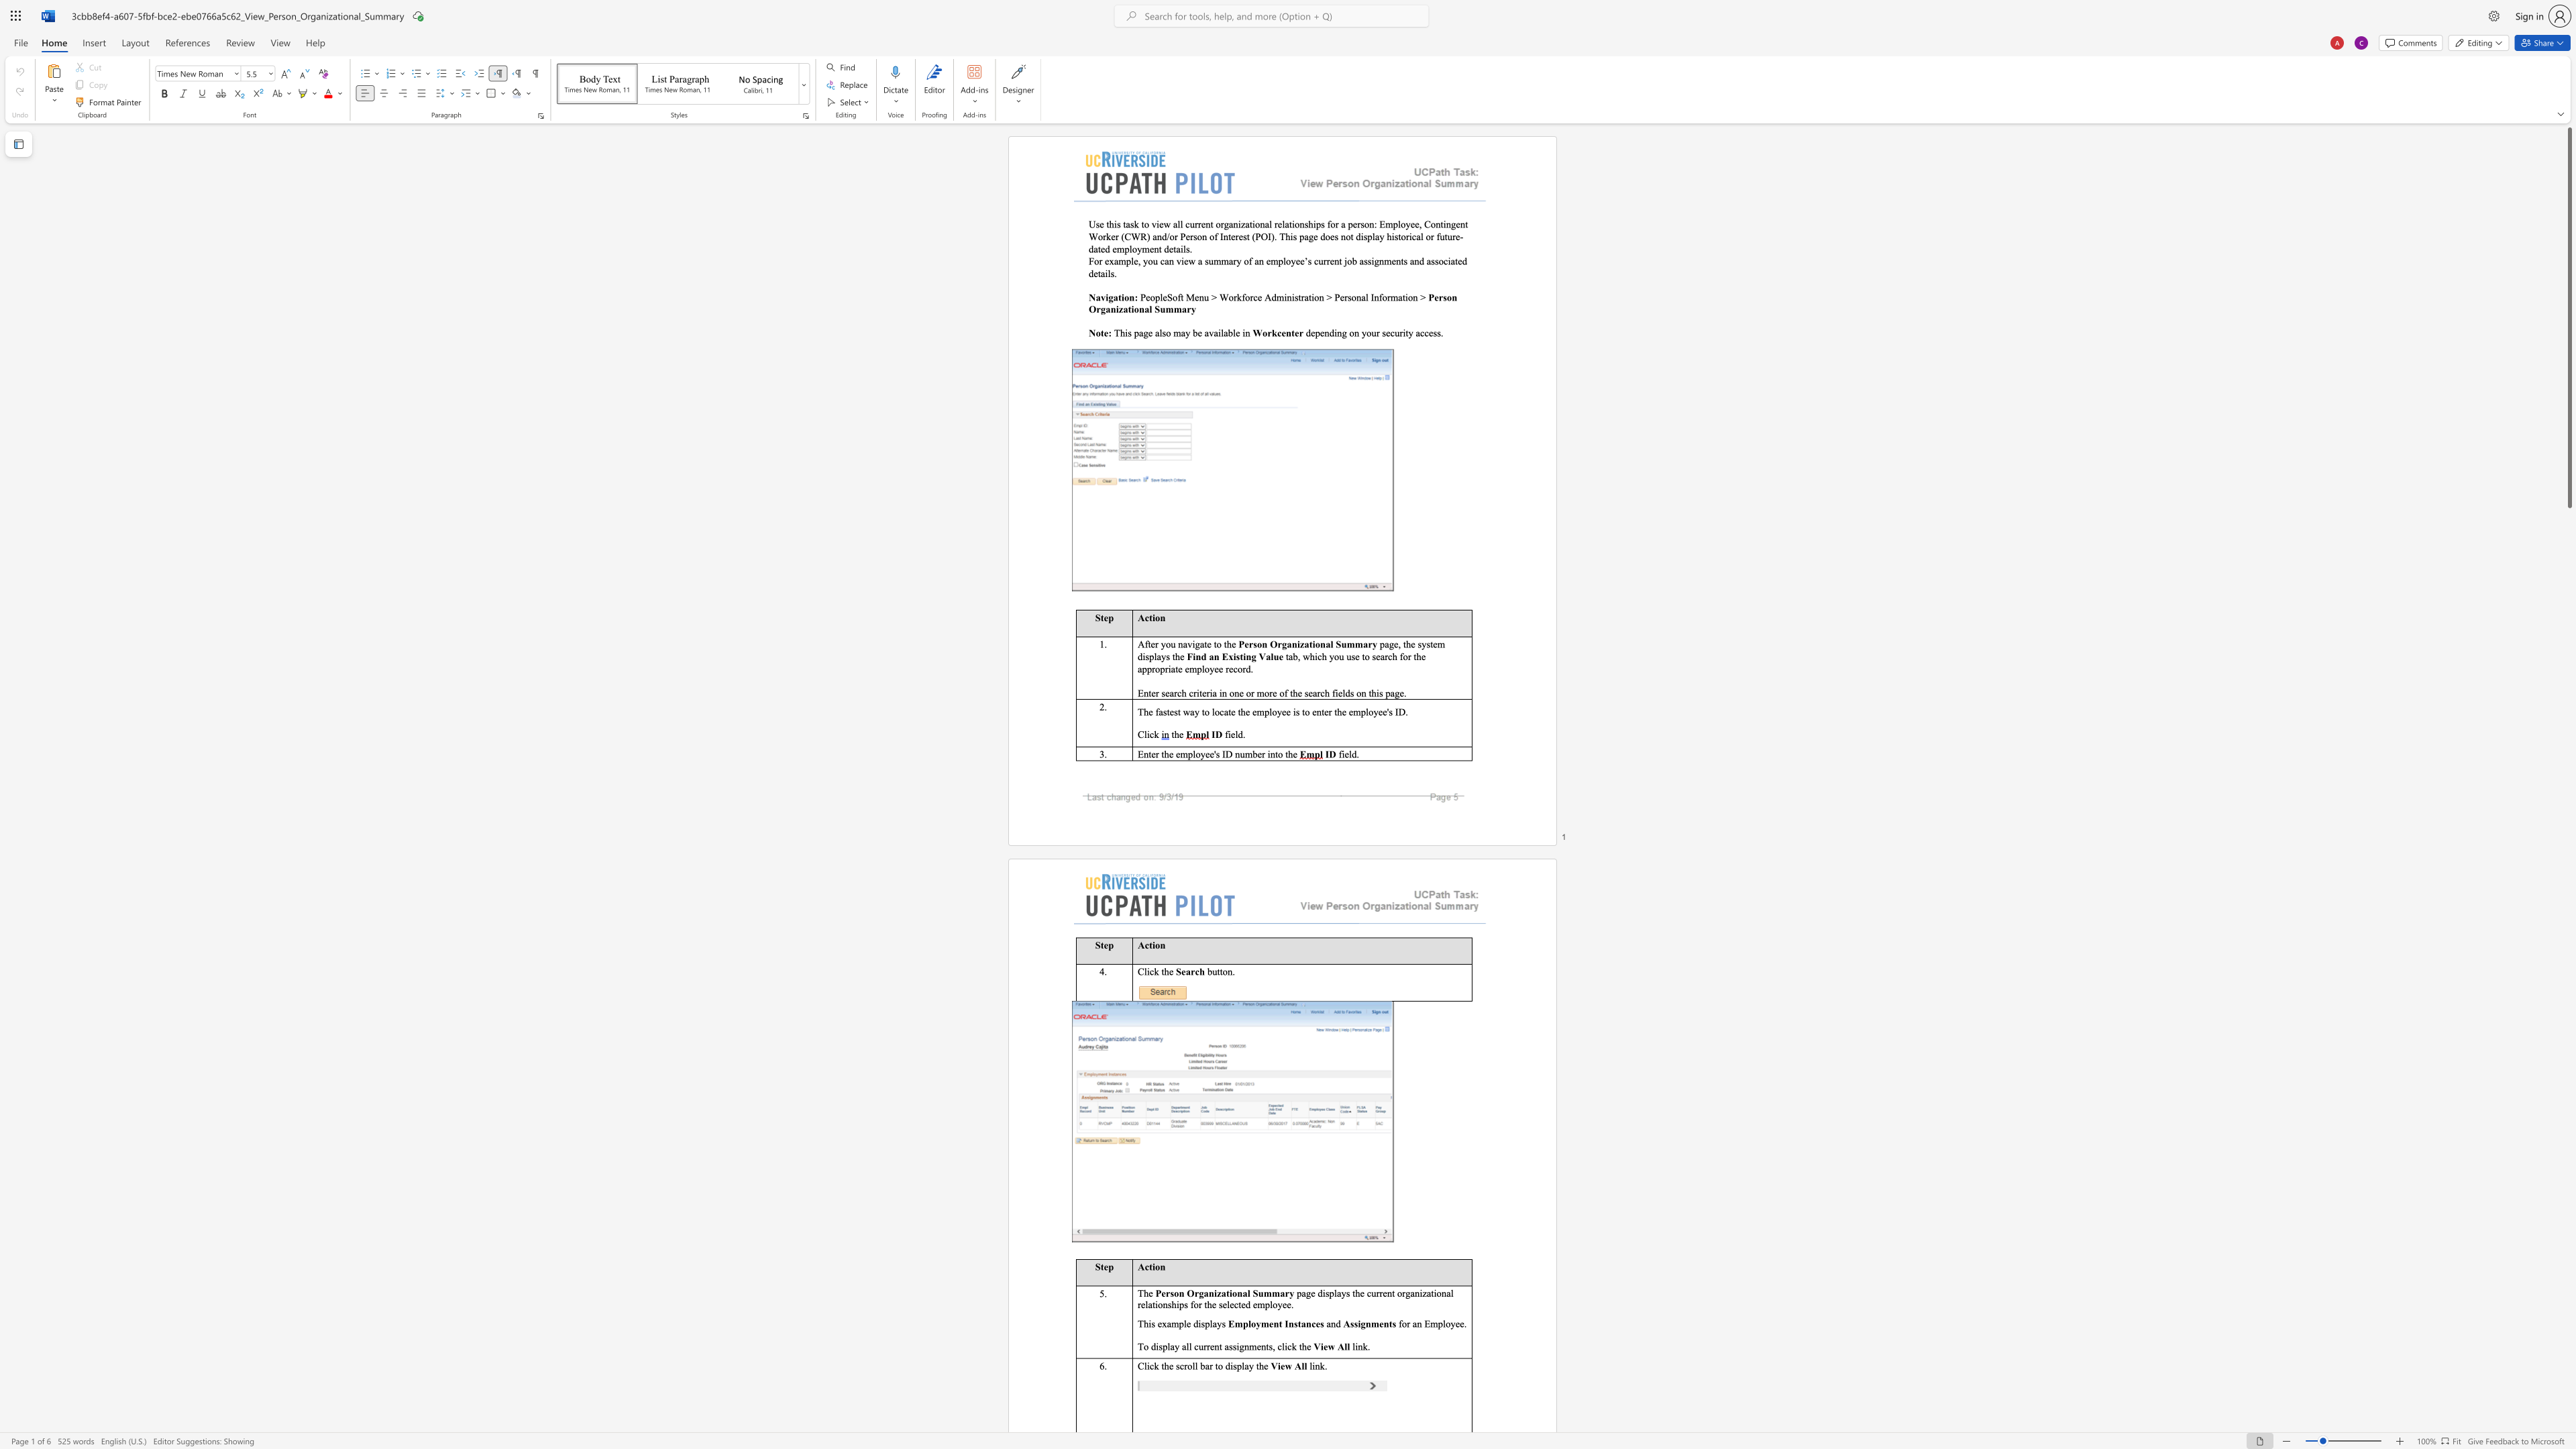 This screenshot has width=2576, height=1449. I want to click on the subset text "rgan" within the text "Person Organizational Summary", so click(1193, 1293).